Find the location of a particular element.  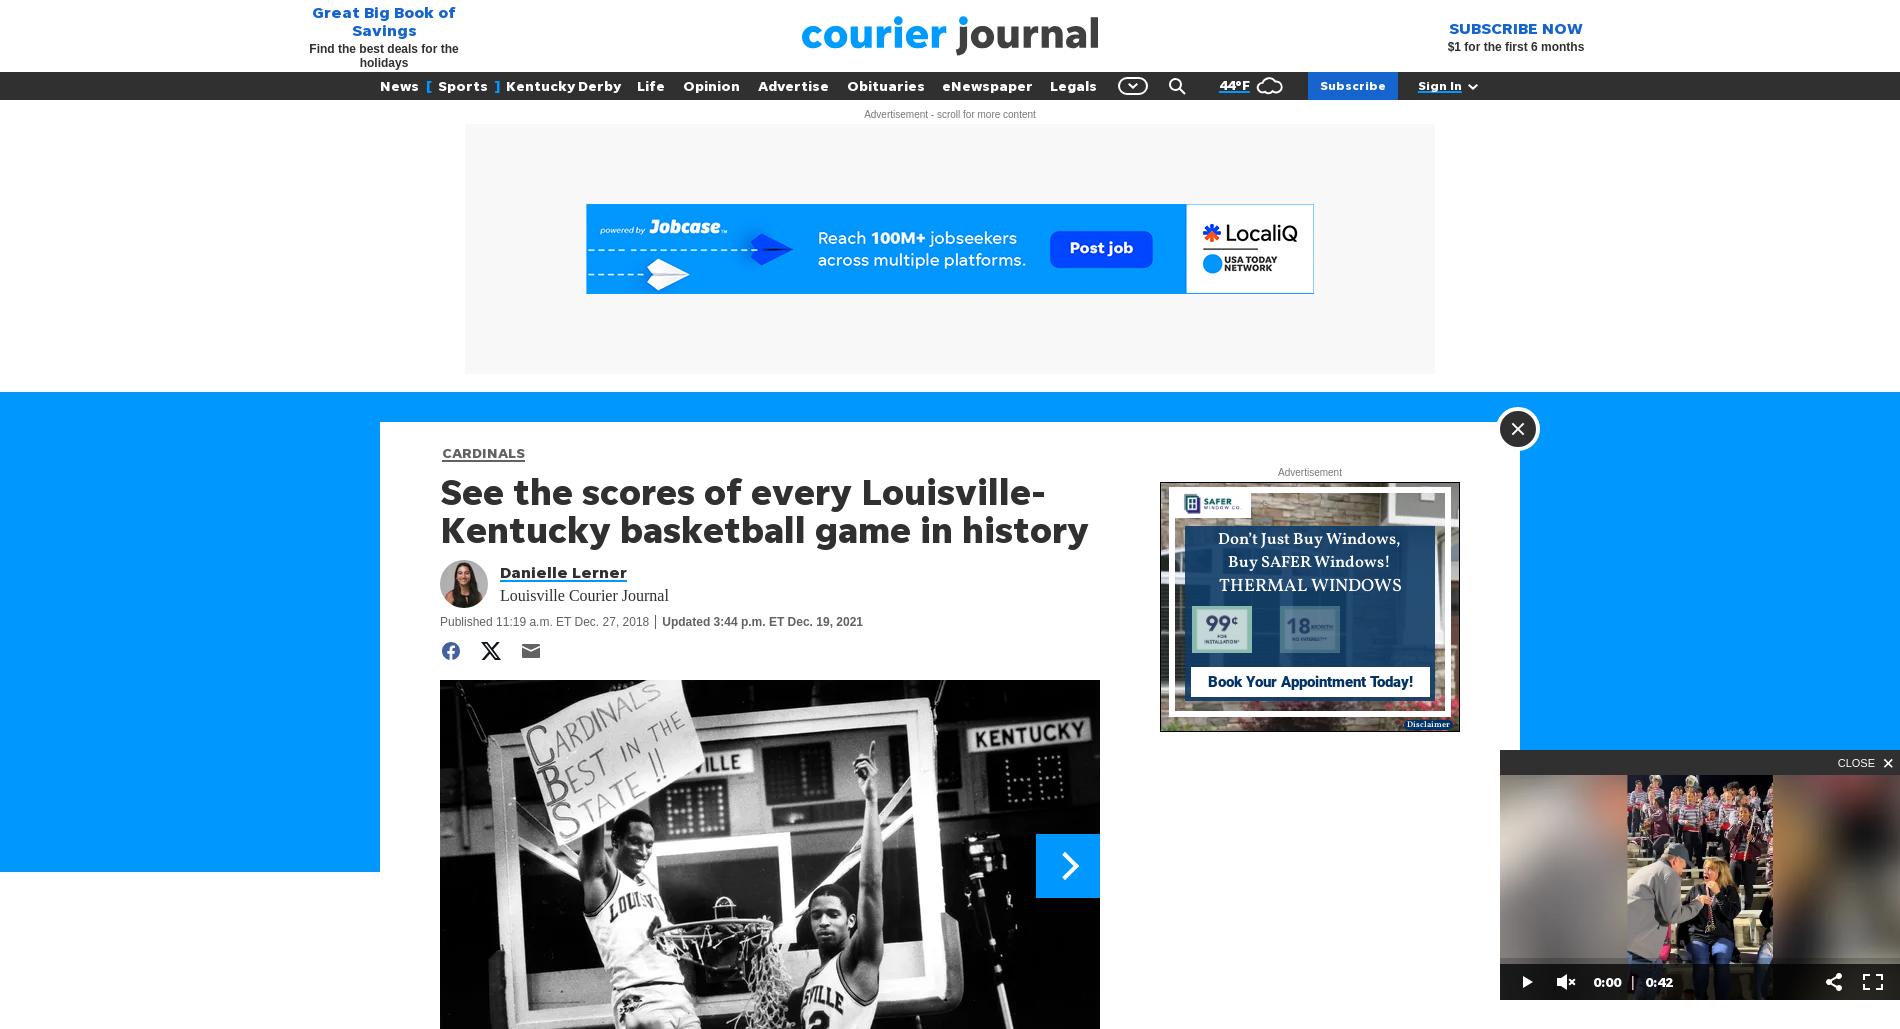

'Opinion' is located at coordinates (711, 84).